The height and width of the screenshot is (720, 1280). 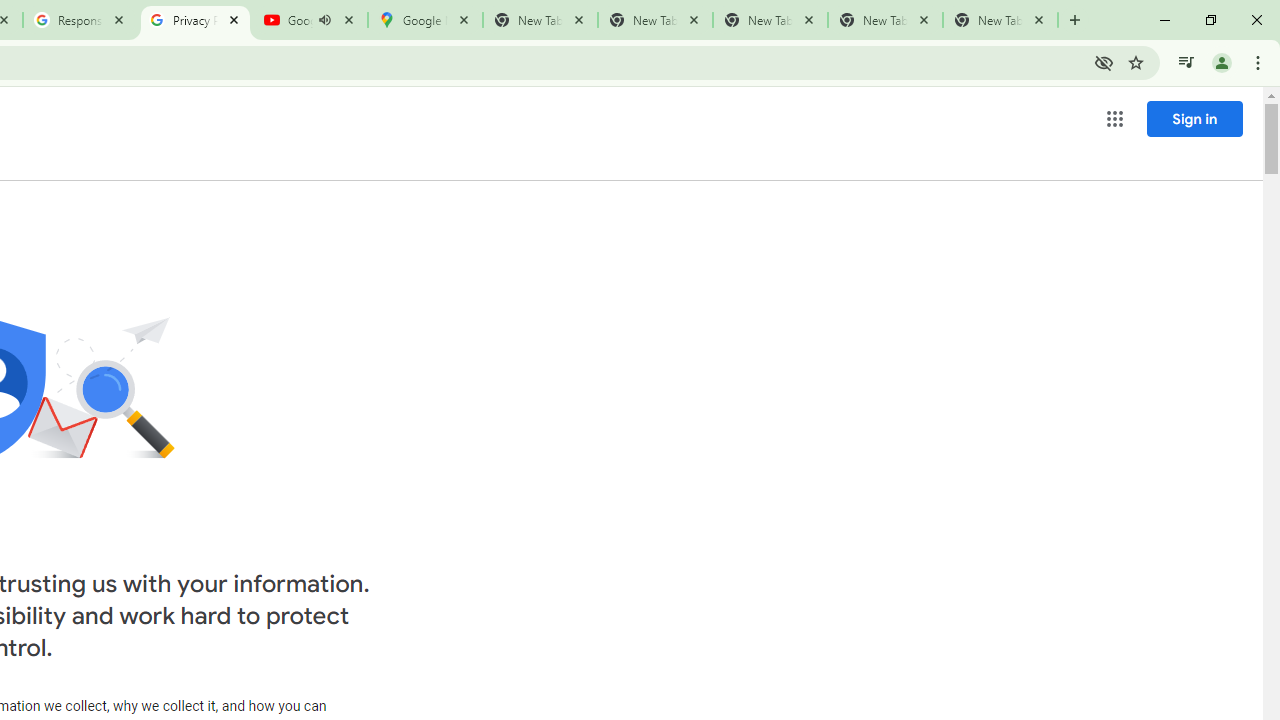 I want to click on 'Google Maps', so click(x=423, y=20).